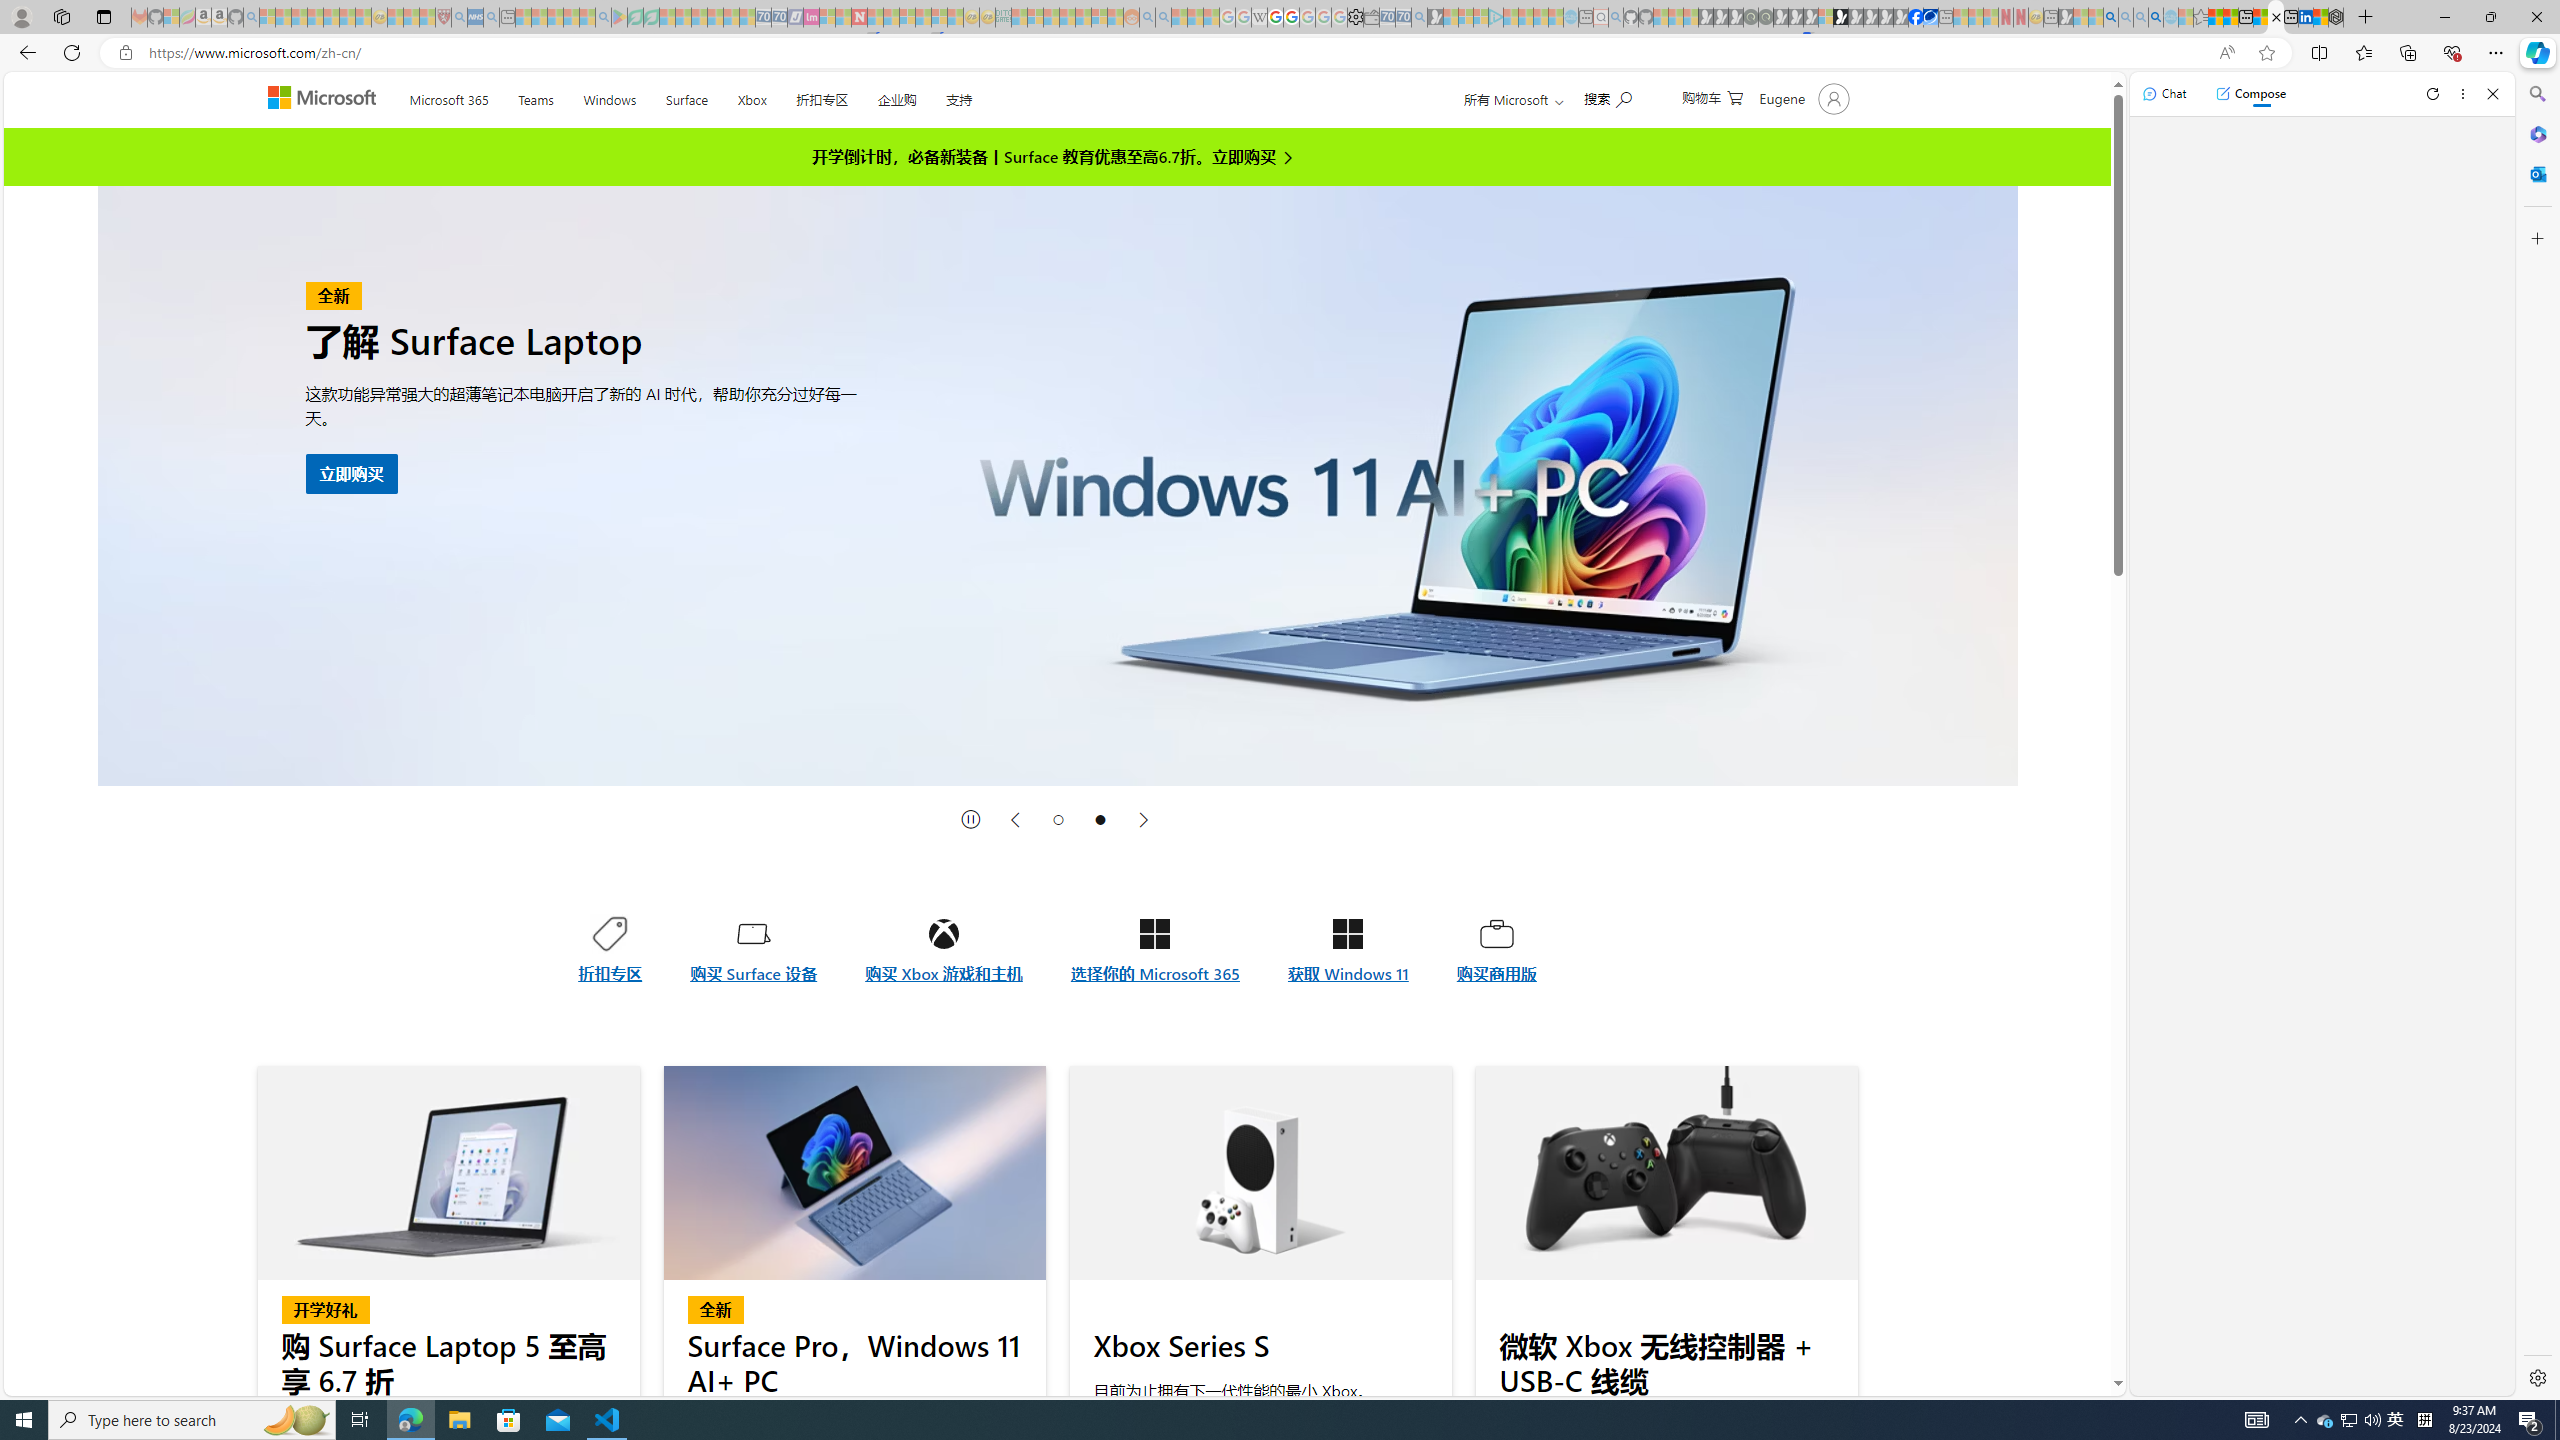 The height and width of the screenshot is (1440, 2560). Describe the element at coordinates (534, 95) in the screenshot. I see `'Teams'` at that location.